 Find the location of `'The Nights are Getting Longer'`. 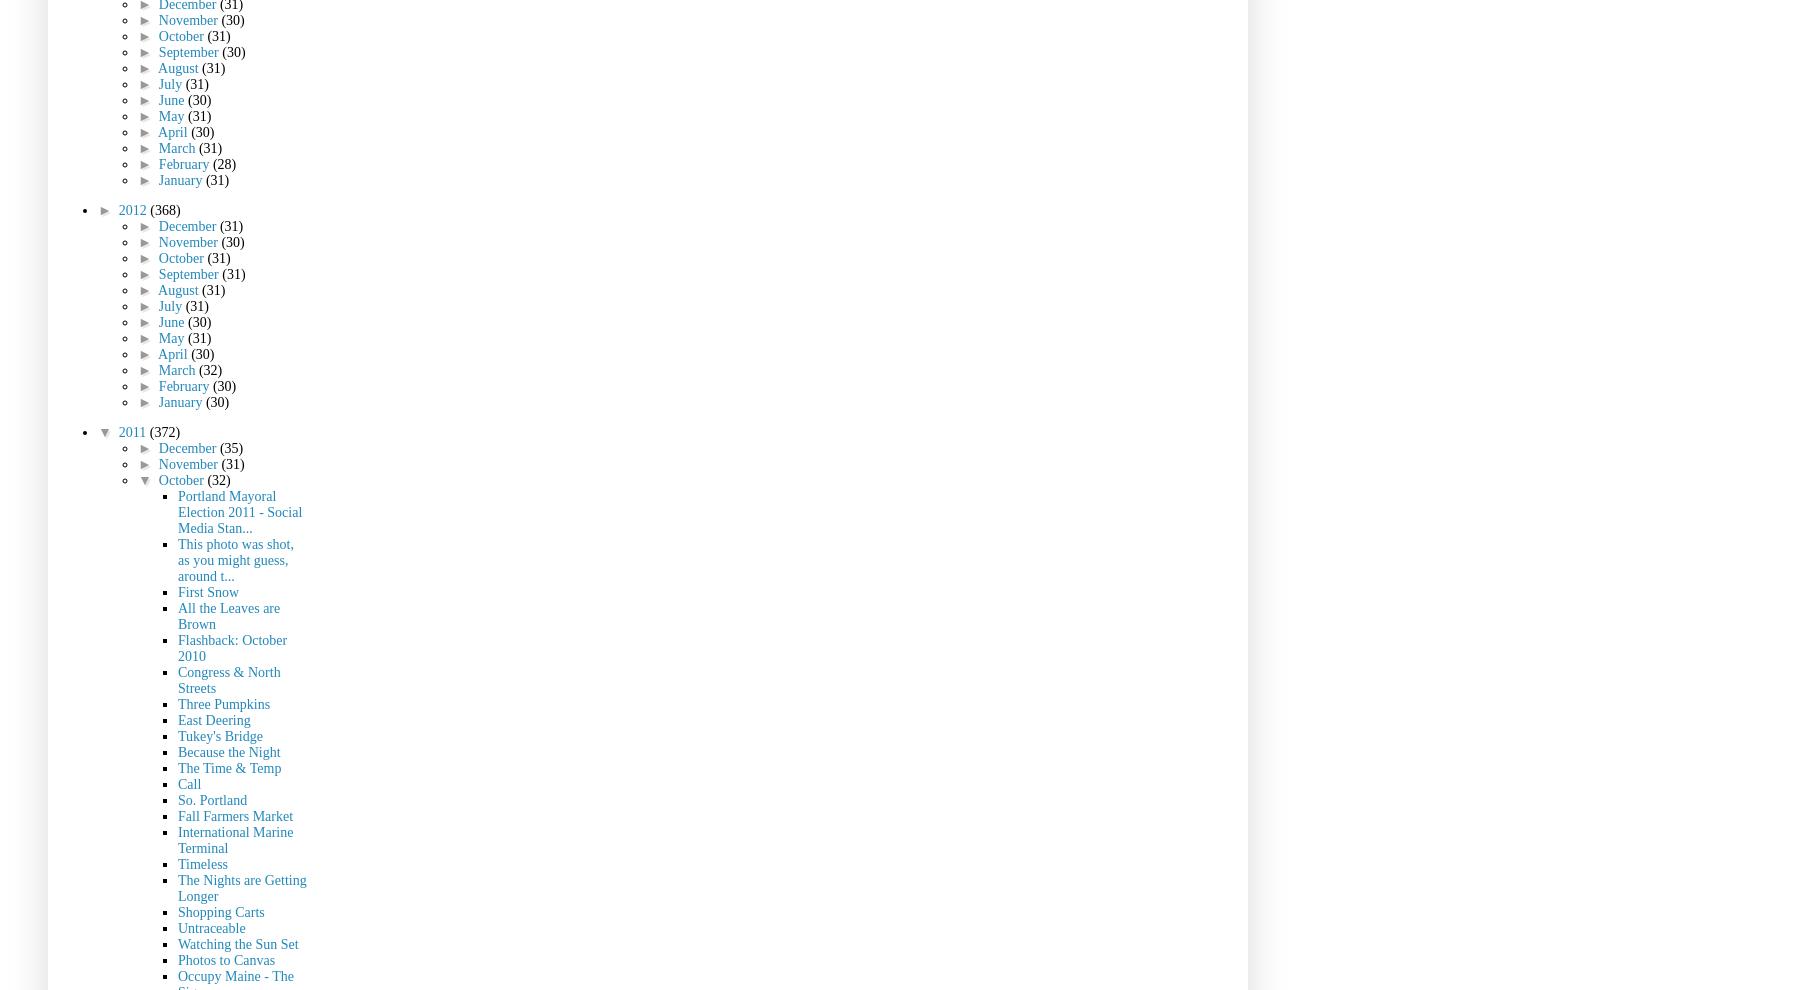

'The Nights are Getting Longer' is located at coordinates (242, 887).